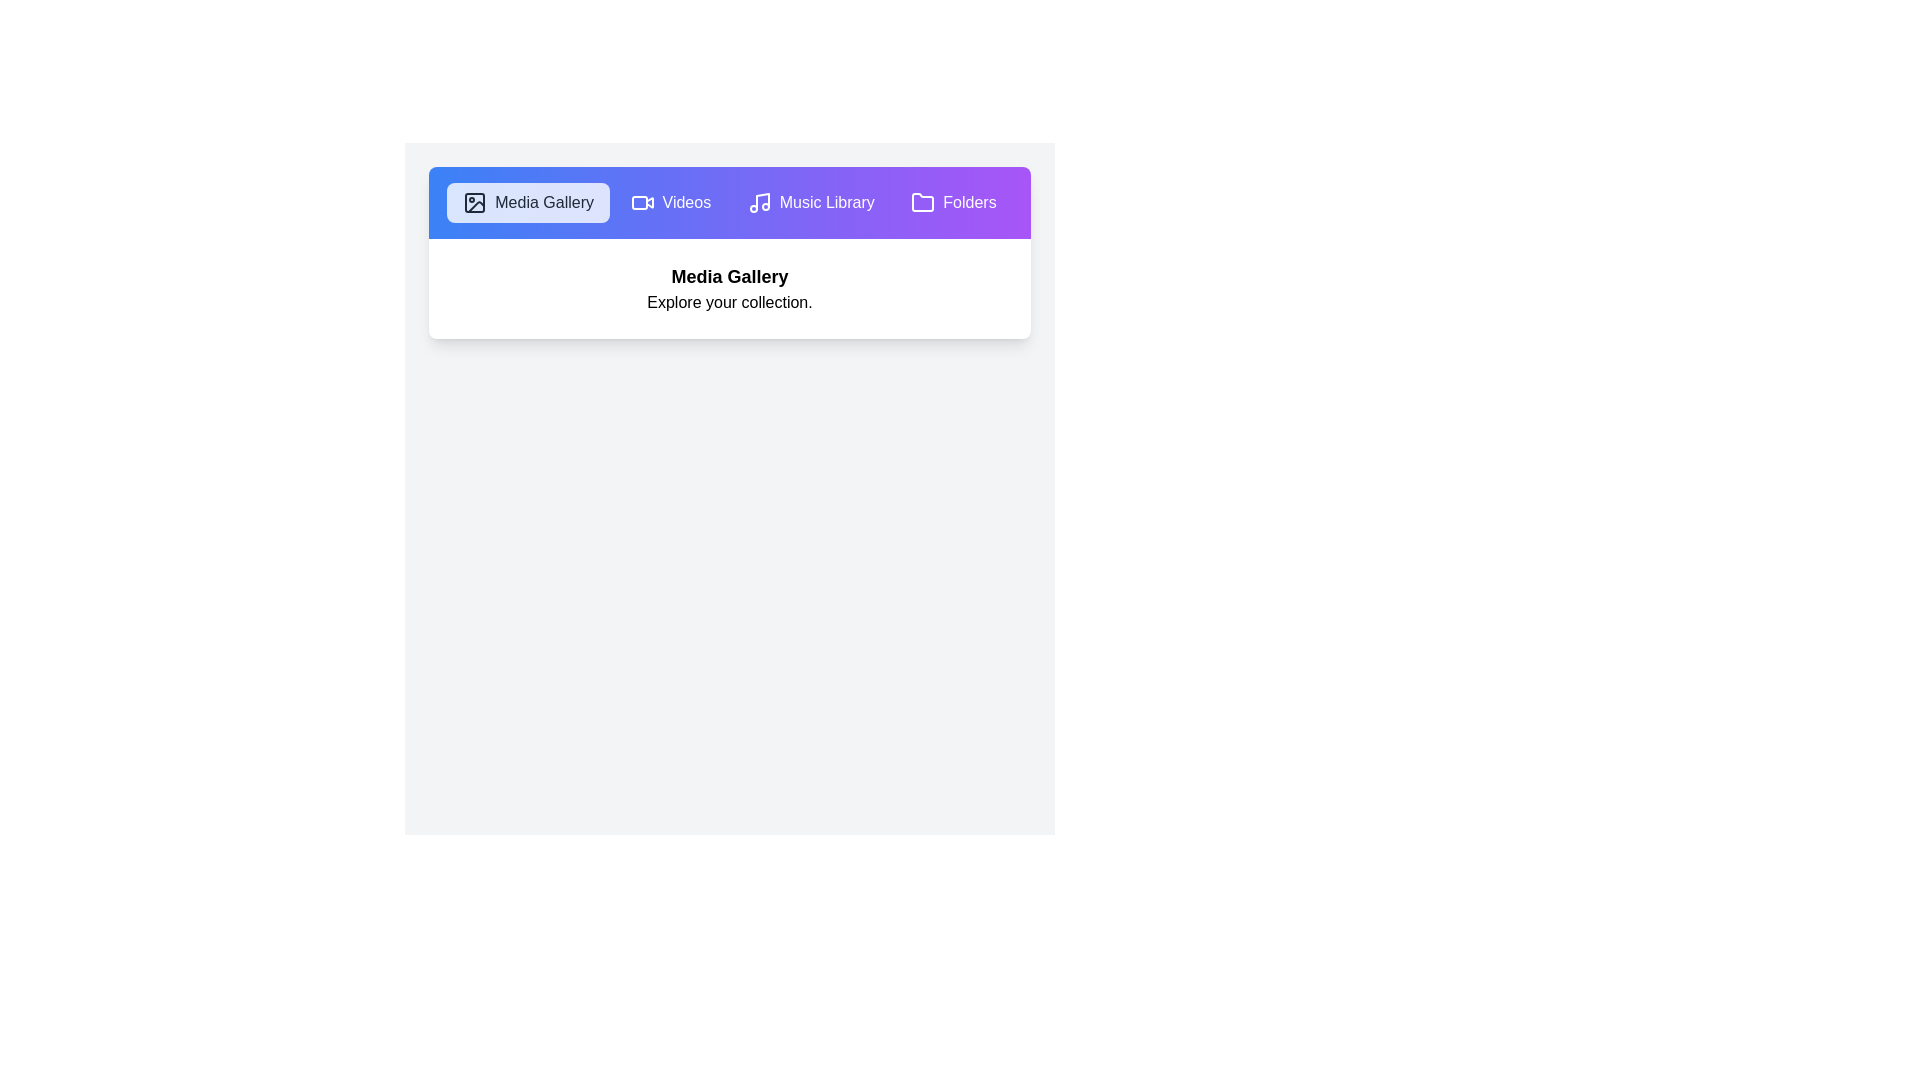  What do you see at coordinates (528, 203) in the screenshot?
I see `the 'Media Gallery' button, which is the first button in a row of navigation options in a gradient purple and blue top bar` at bounding box center [528, 203].